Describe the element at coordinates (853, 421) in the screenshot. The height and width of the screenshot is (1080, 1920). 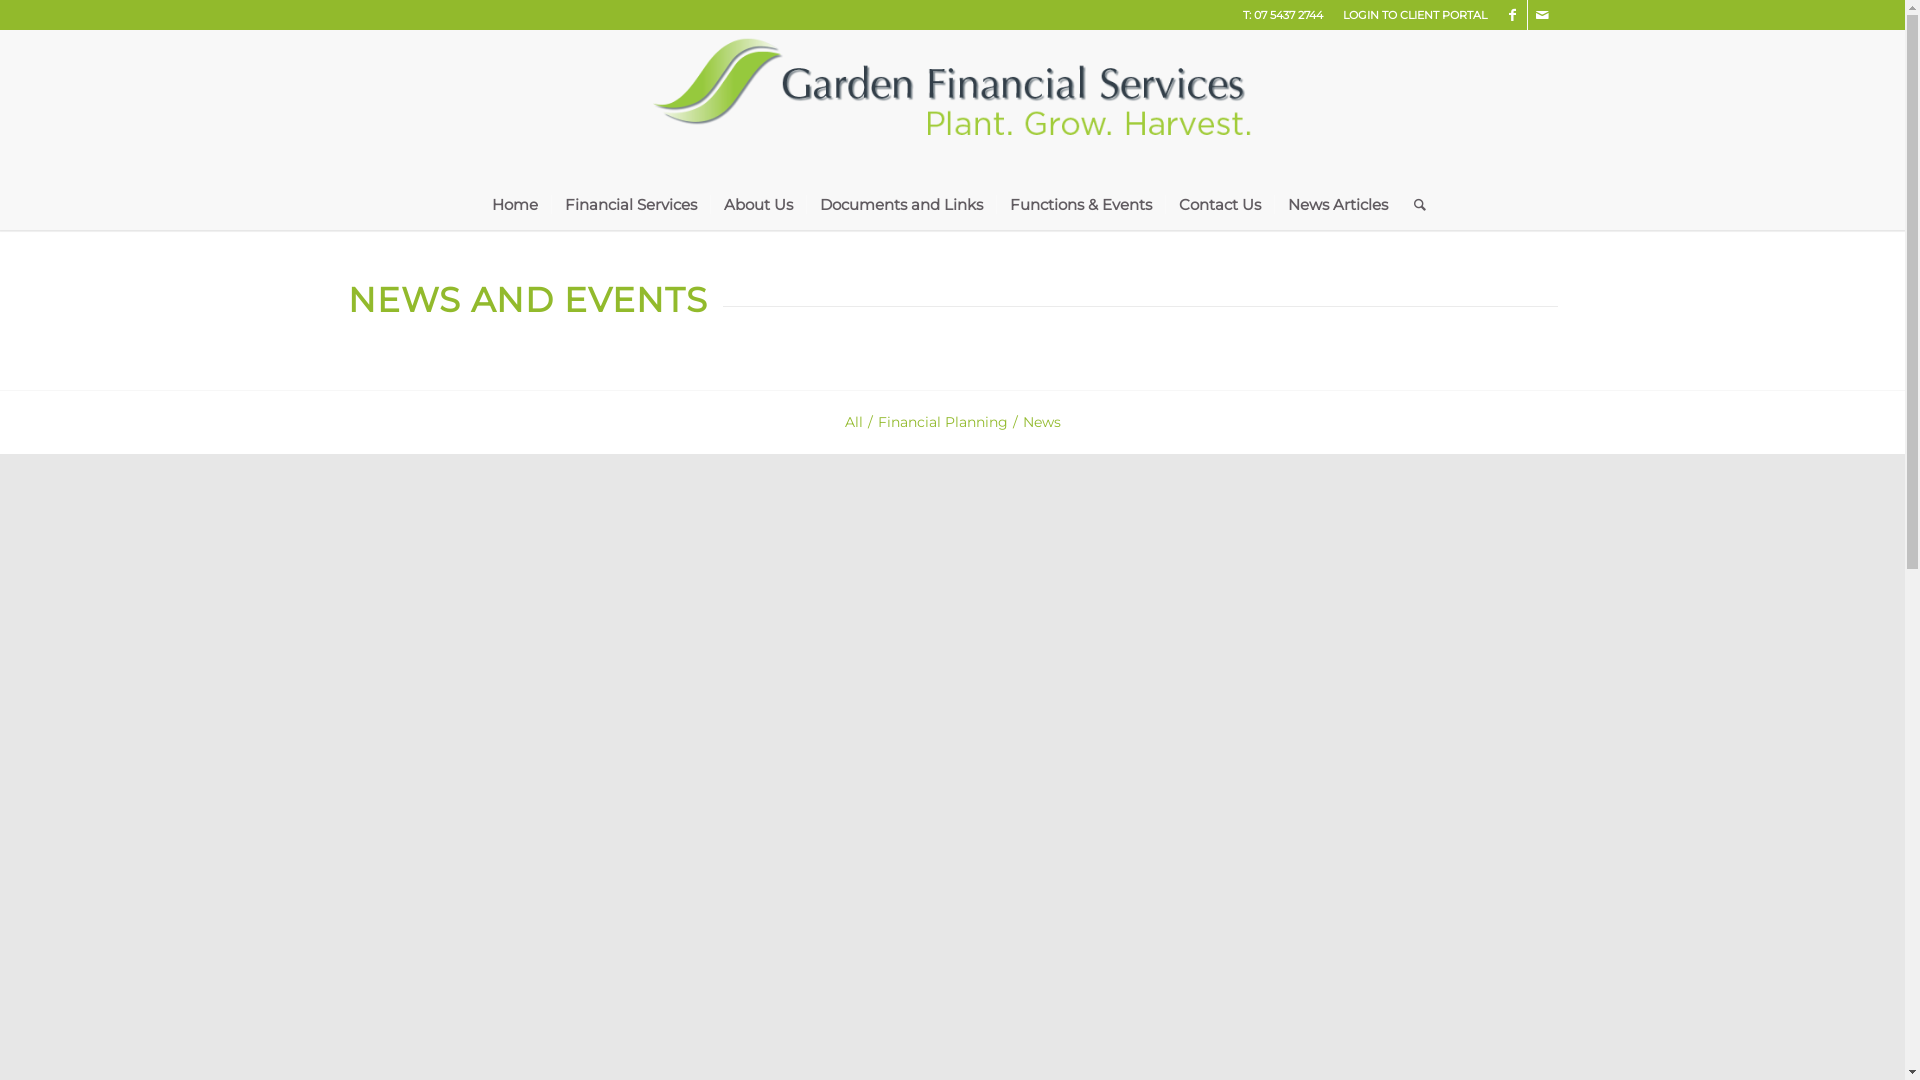
I see `'All'` at that location.